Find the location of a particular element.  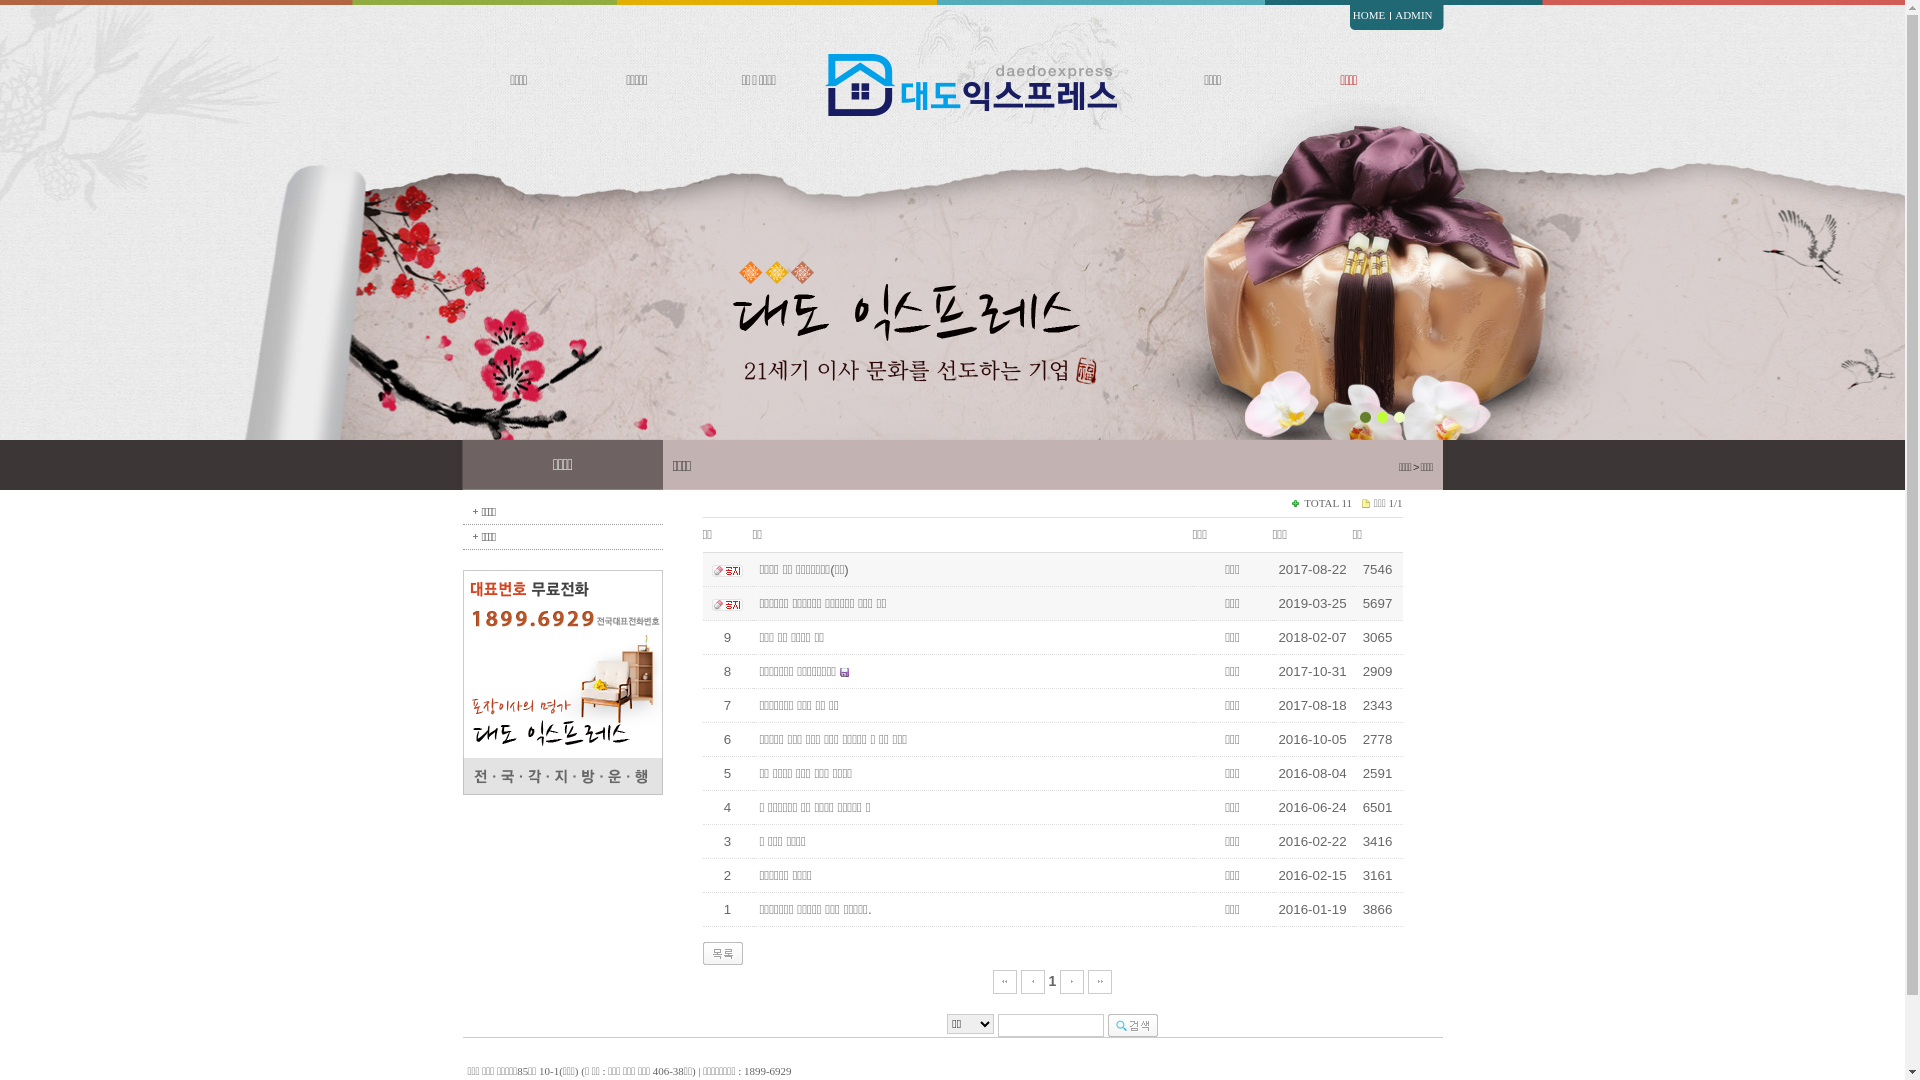

'0' is located at coordinates (1424, 431).